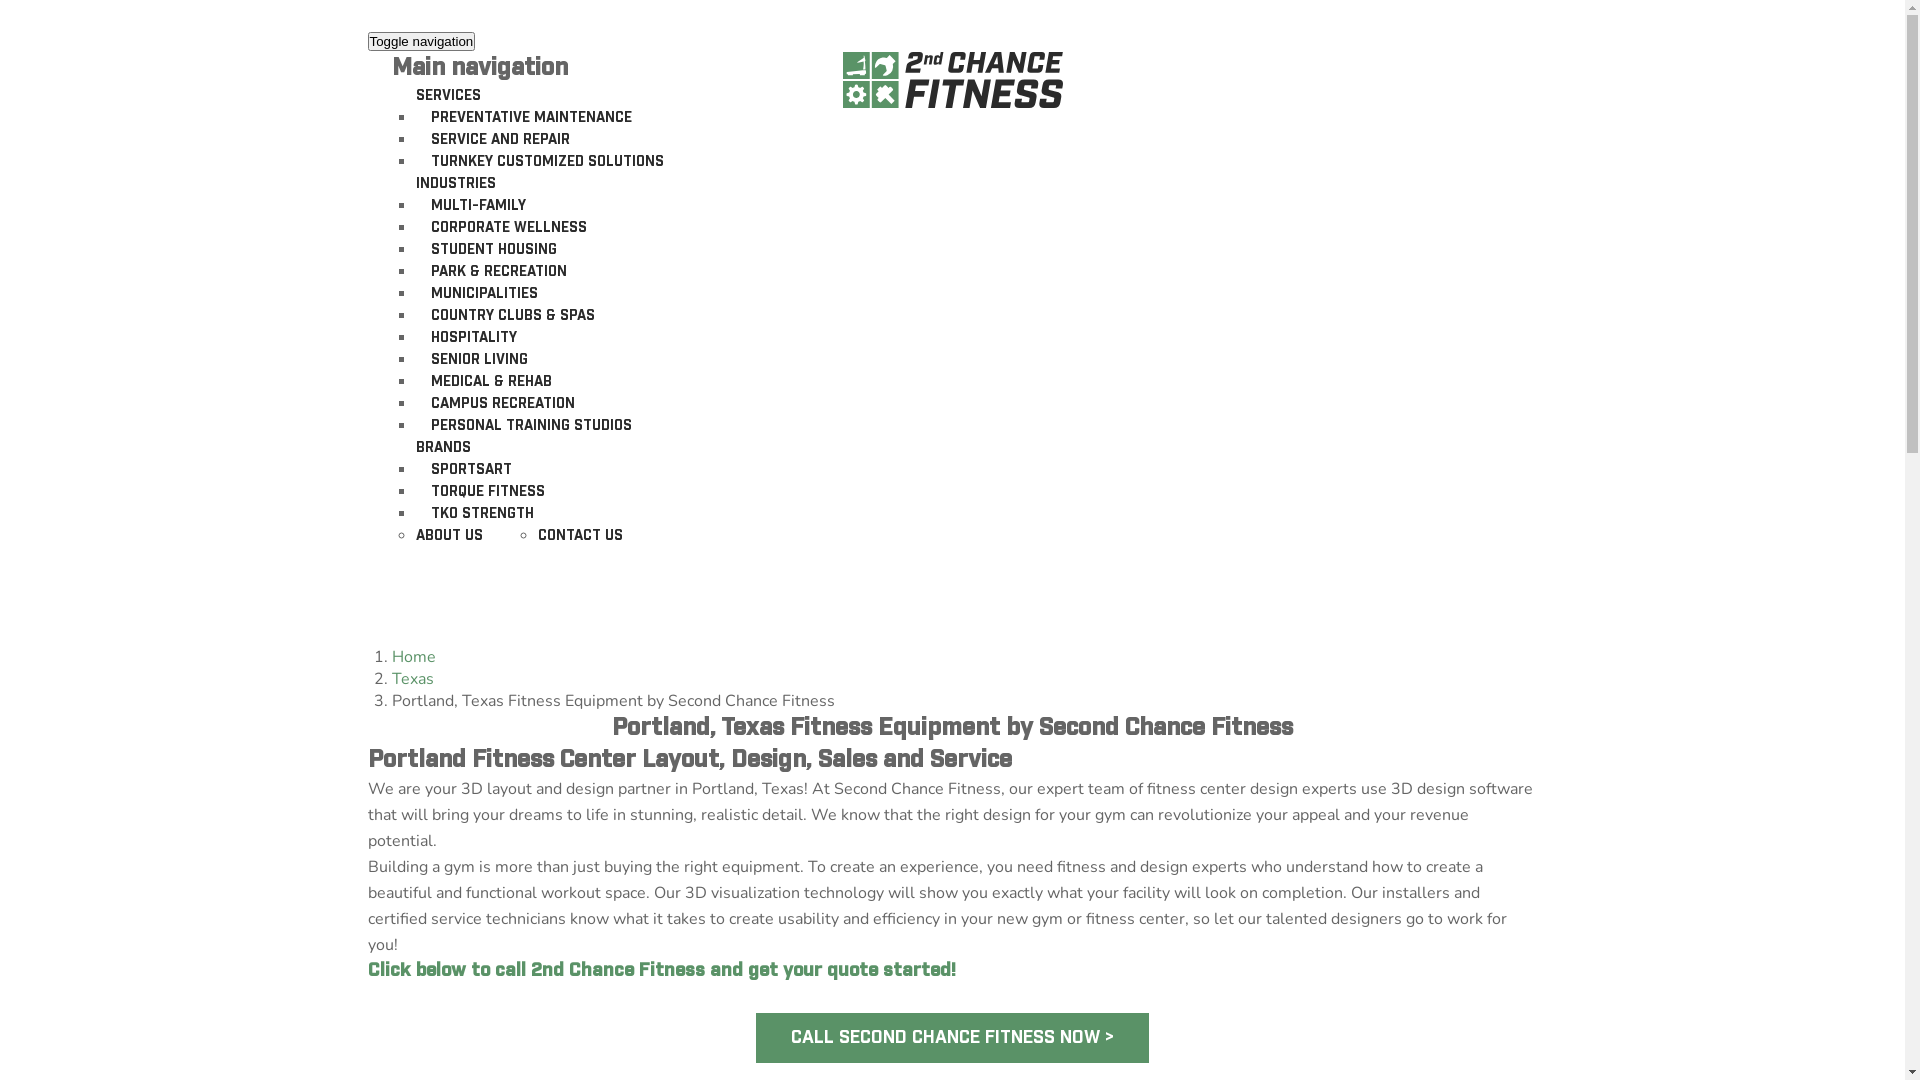  Describe the element at coordinates (477, 205) in the screenshot. I see `'MULTI-FAMILY'` at that location.